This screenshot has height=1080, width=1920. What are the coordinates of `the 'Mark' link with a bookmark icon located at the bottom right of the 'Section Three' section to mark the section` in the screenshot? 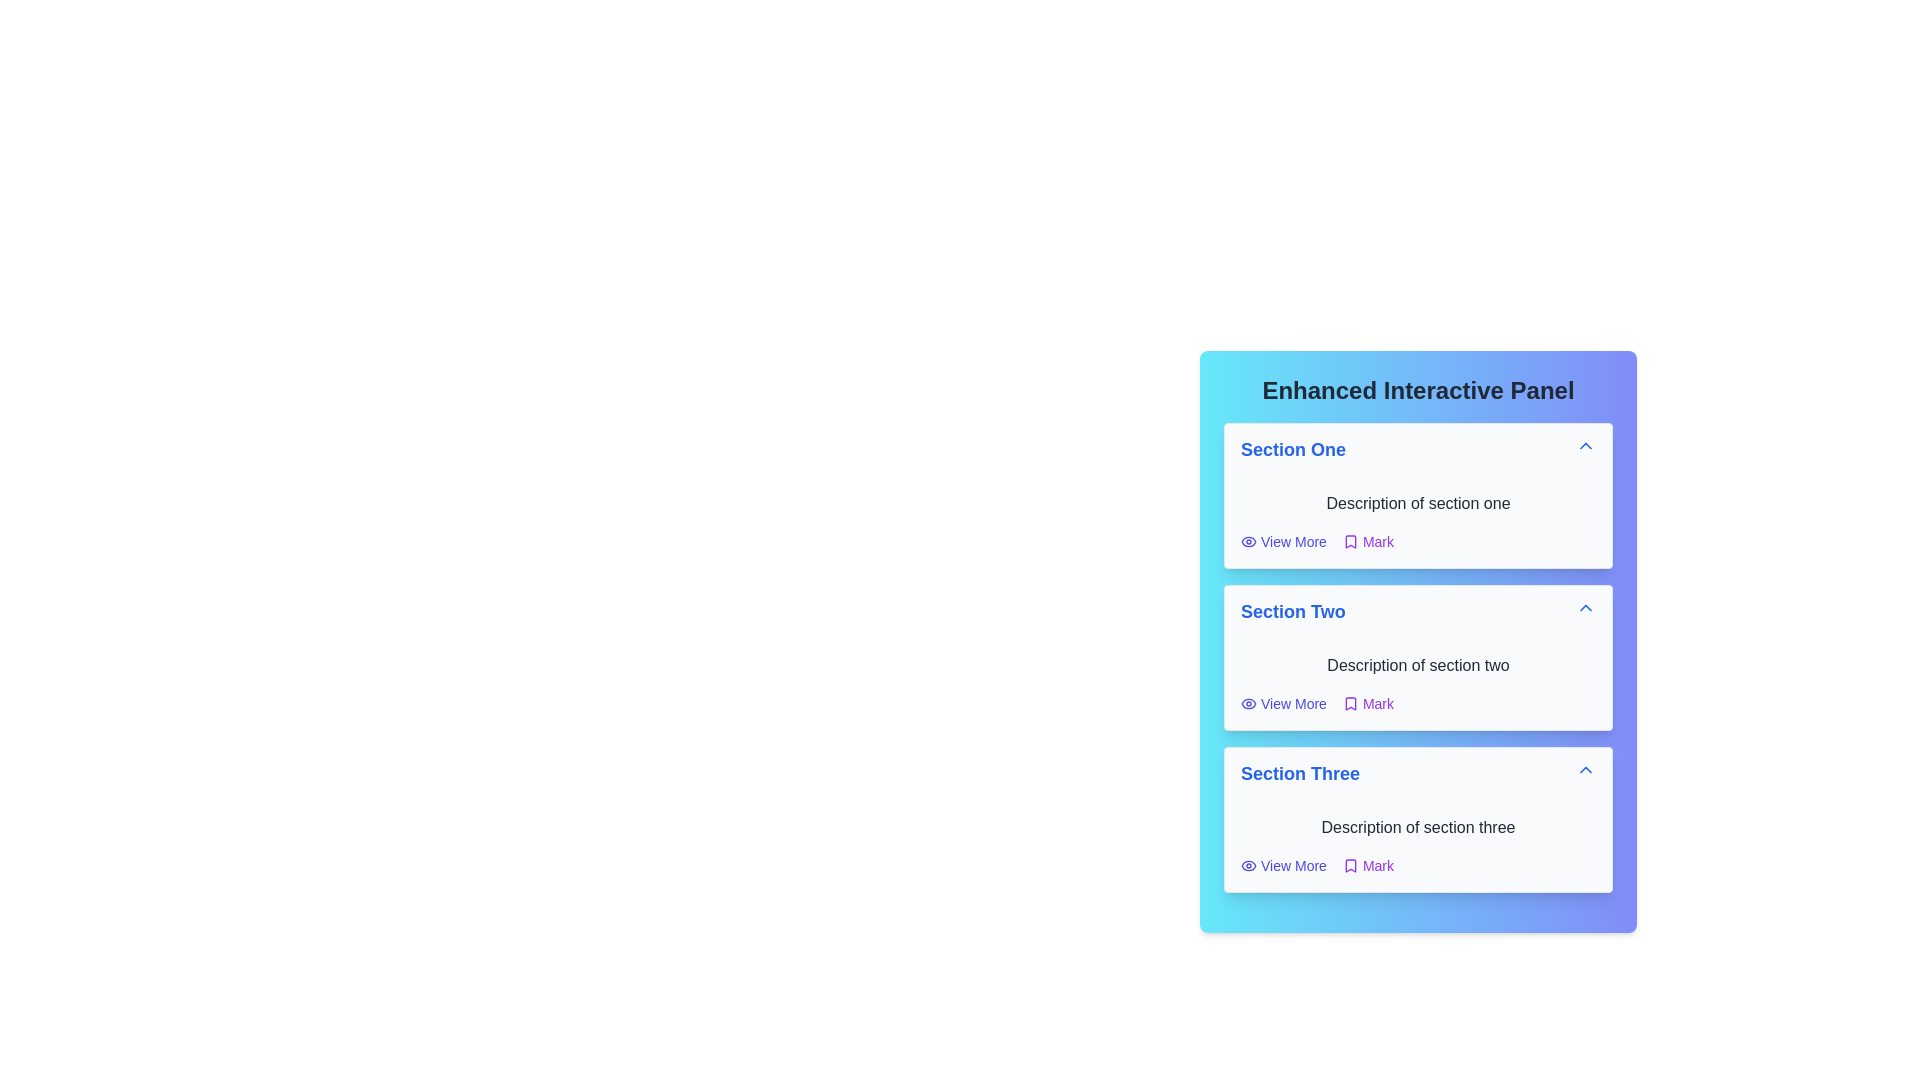 It's located at (1367, 865).